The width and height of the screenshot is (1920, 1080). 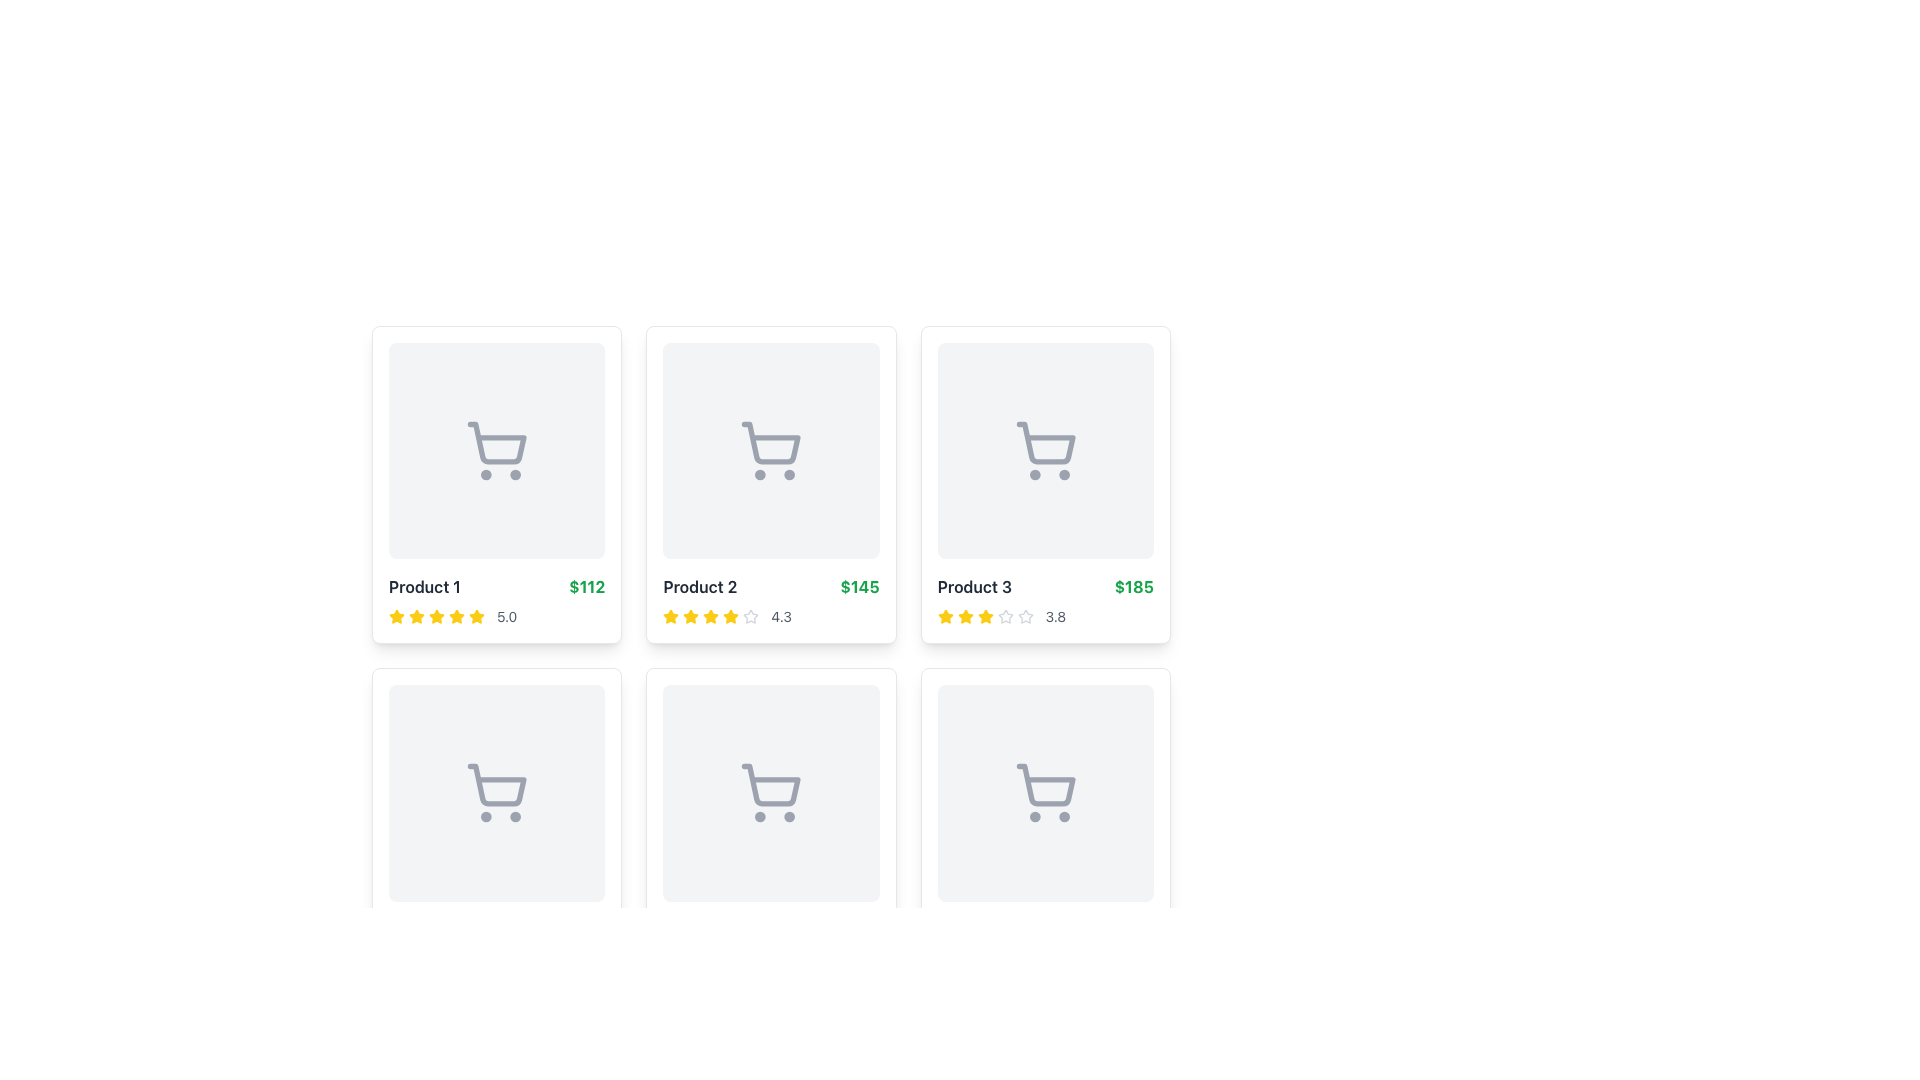 What do you see at coordinates (770, 792) in the screenshot?
I see `the shopping cart icon, which is the second cart icon in the center of the middle row of the grid layout` at bounding box center [770, 792].